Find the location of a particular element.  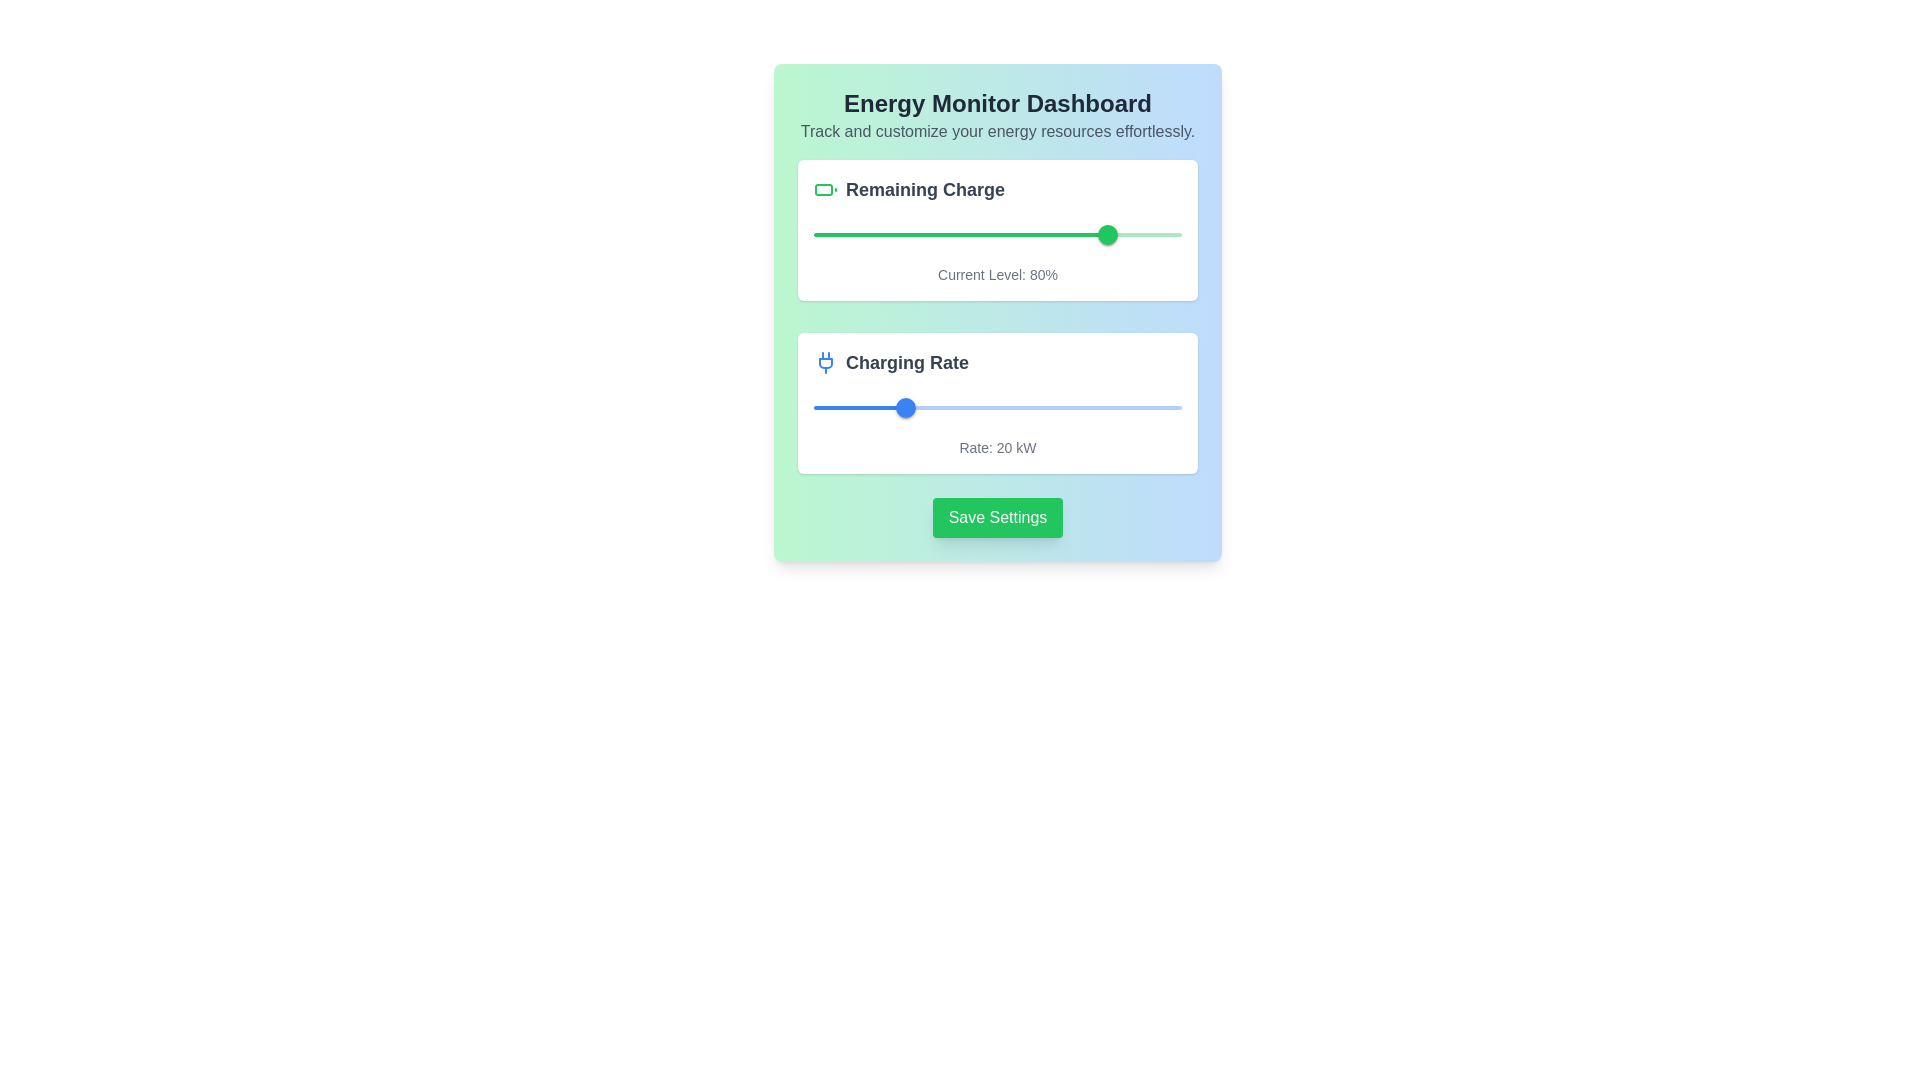

the blue plug icon located immediately to the left of the text 'Charging Rate' in the dashboard UI is located at coordinates (825, 362).